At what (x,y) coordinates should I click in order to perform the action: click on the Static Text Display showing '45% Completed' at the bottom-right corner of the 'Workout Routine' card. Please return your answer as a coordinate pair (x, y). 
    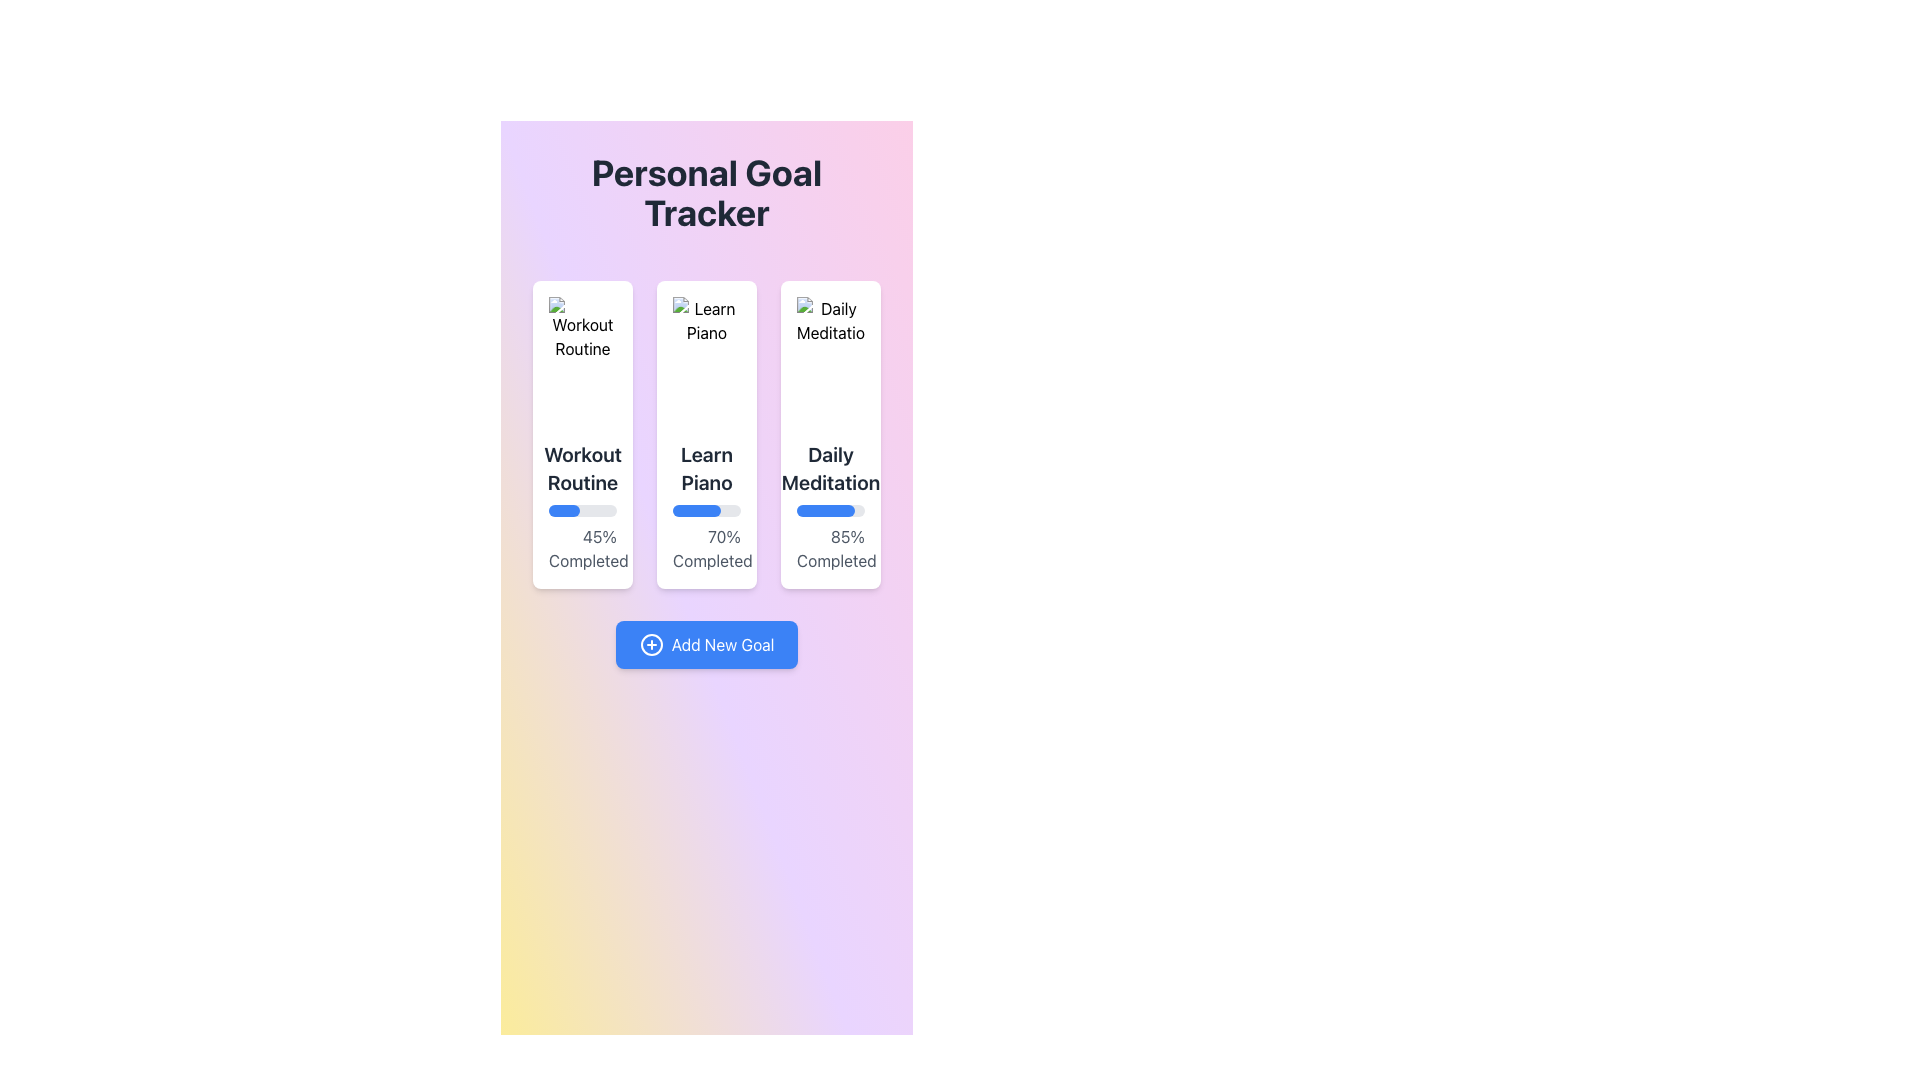
    Looking at the image, I should click on (581, 548).